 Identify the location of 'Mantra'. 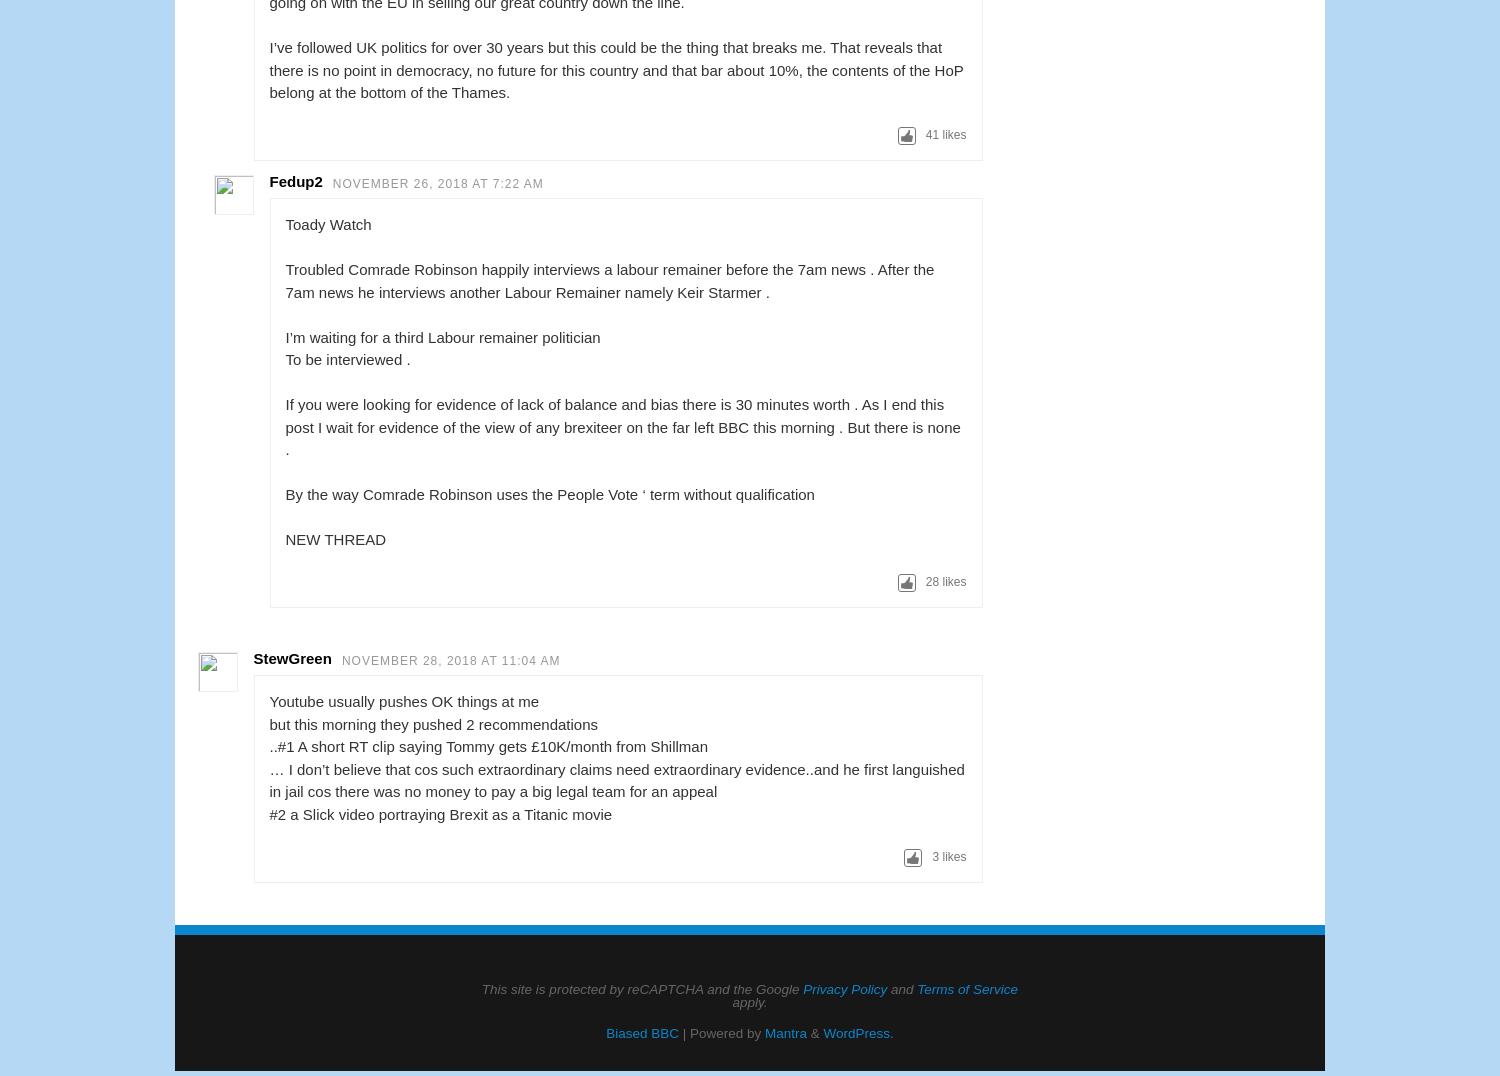
(786, 1033).